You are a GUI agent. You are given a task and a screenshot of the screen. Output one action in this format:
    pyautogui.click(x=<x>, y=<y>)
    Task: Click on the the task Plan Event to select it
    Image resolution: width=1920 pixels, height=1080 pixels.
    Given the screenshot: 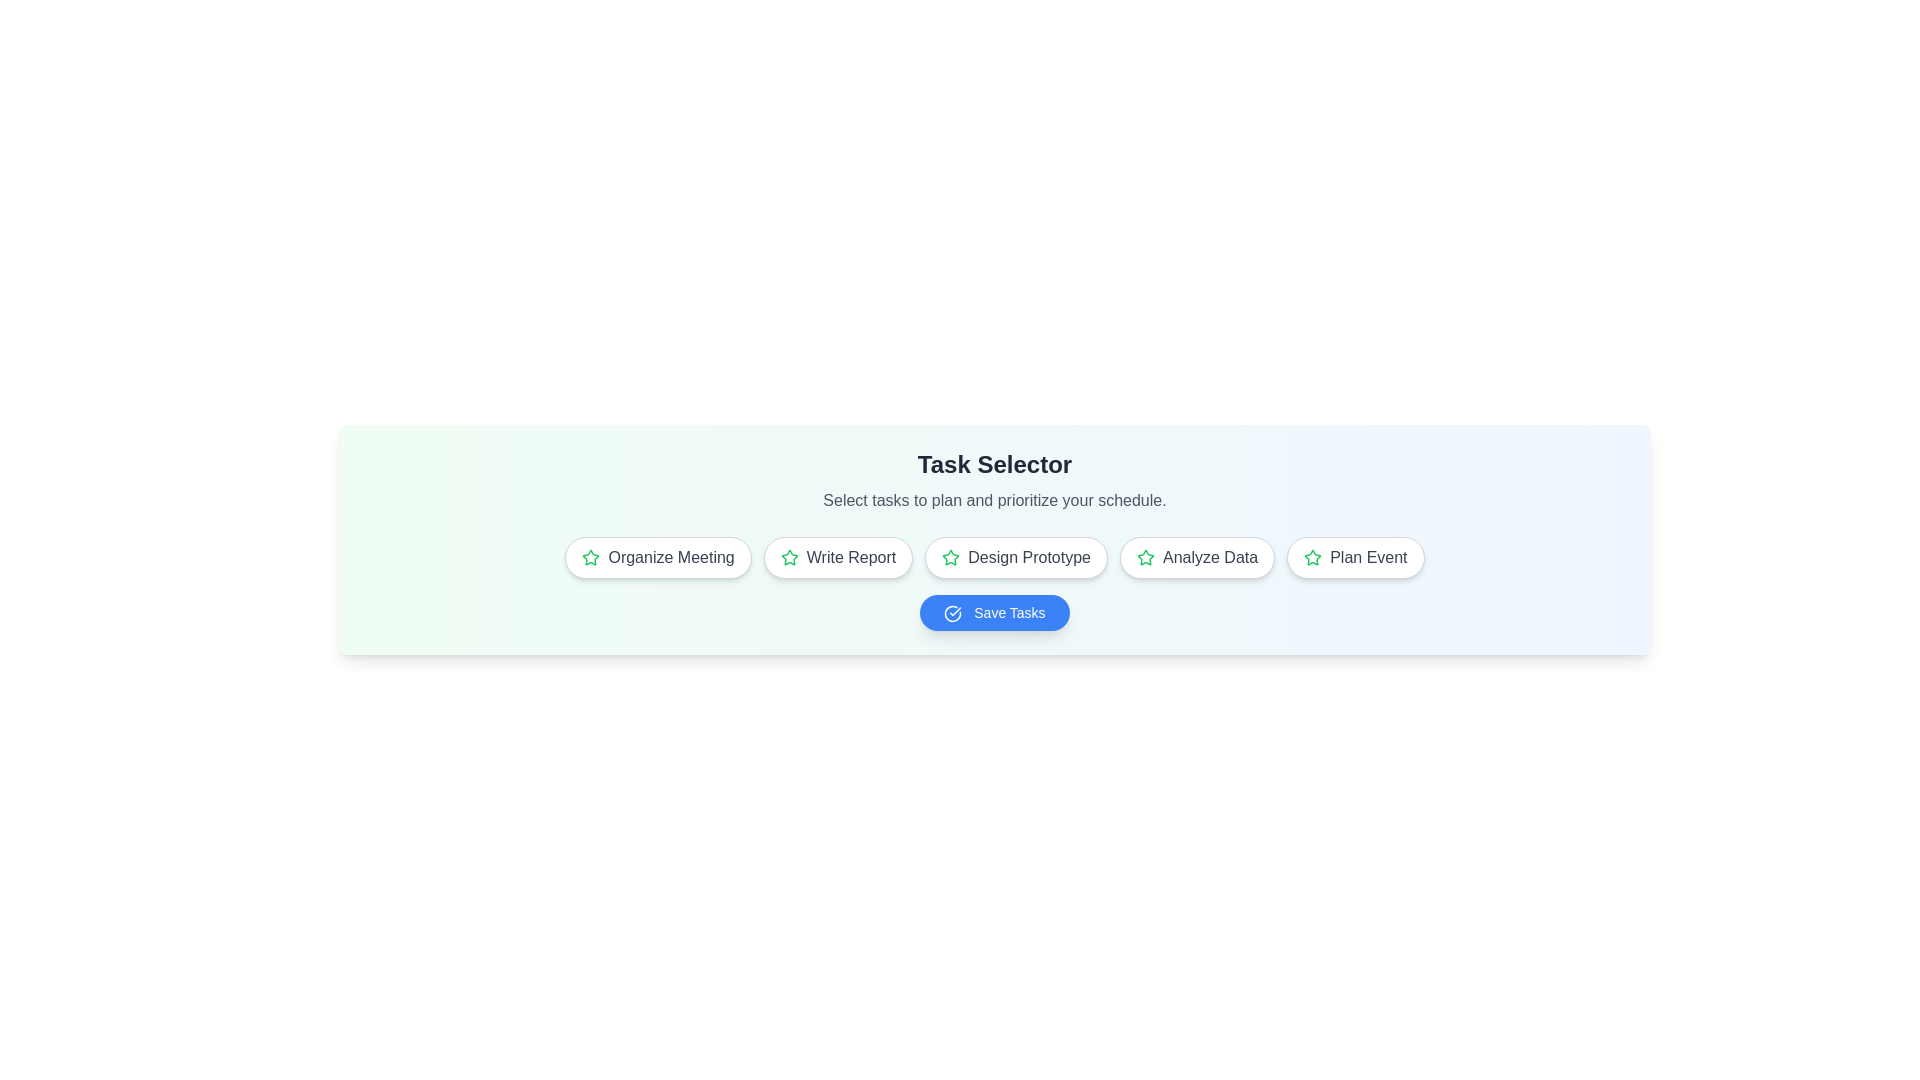 What is the action you would take?
    pyautogui.click(x=1355, y=558)
    